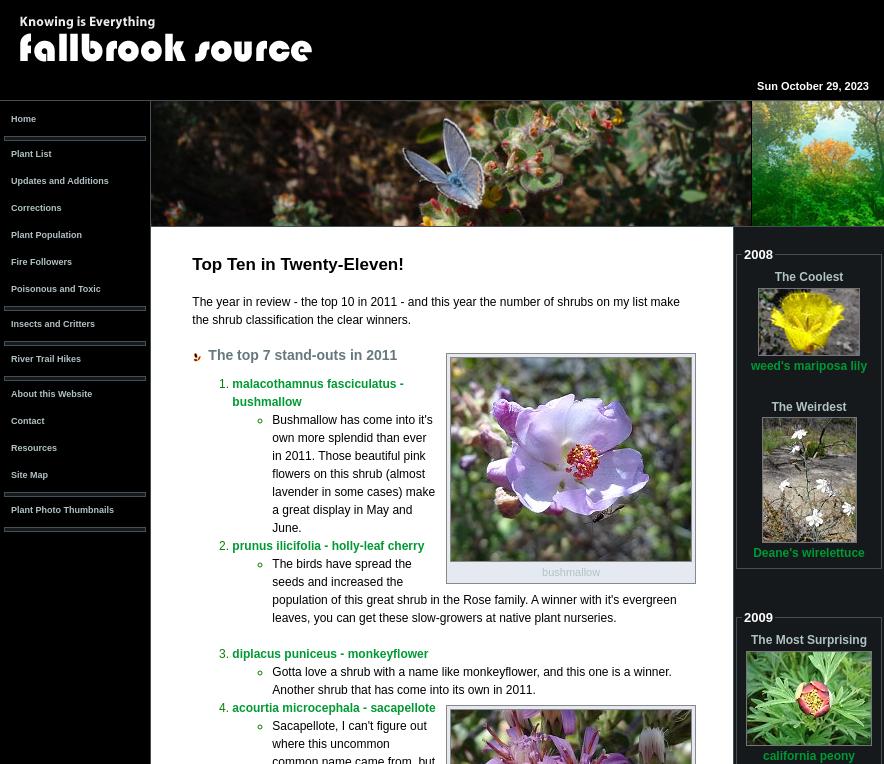 The image size is (884, 764). Describe the element at coordinates (34, 448) in the screenshot. I see `'Resources'` at that location.